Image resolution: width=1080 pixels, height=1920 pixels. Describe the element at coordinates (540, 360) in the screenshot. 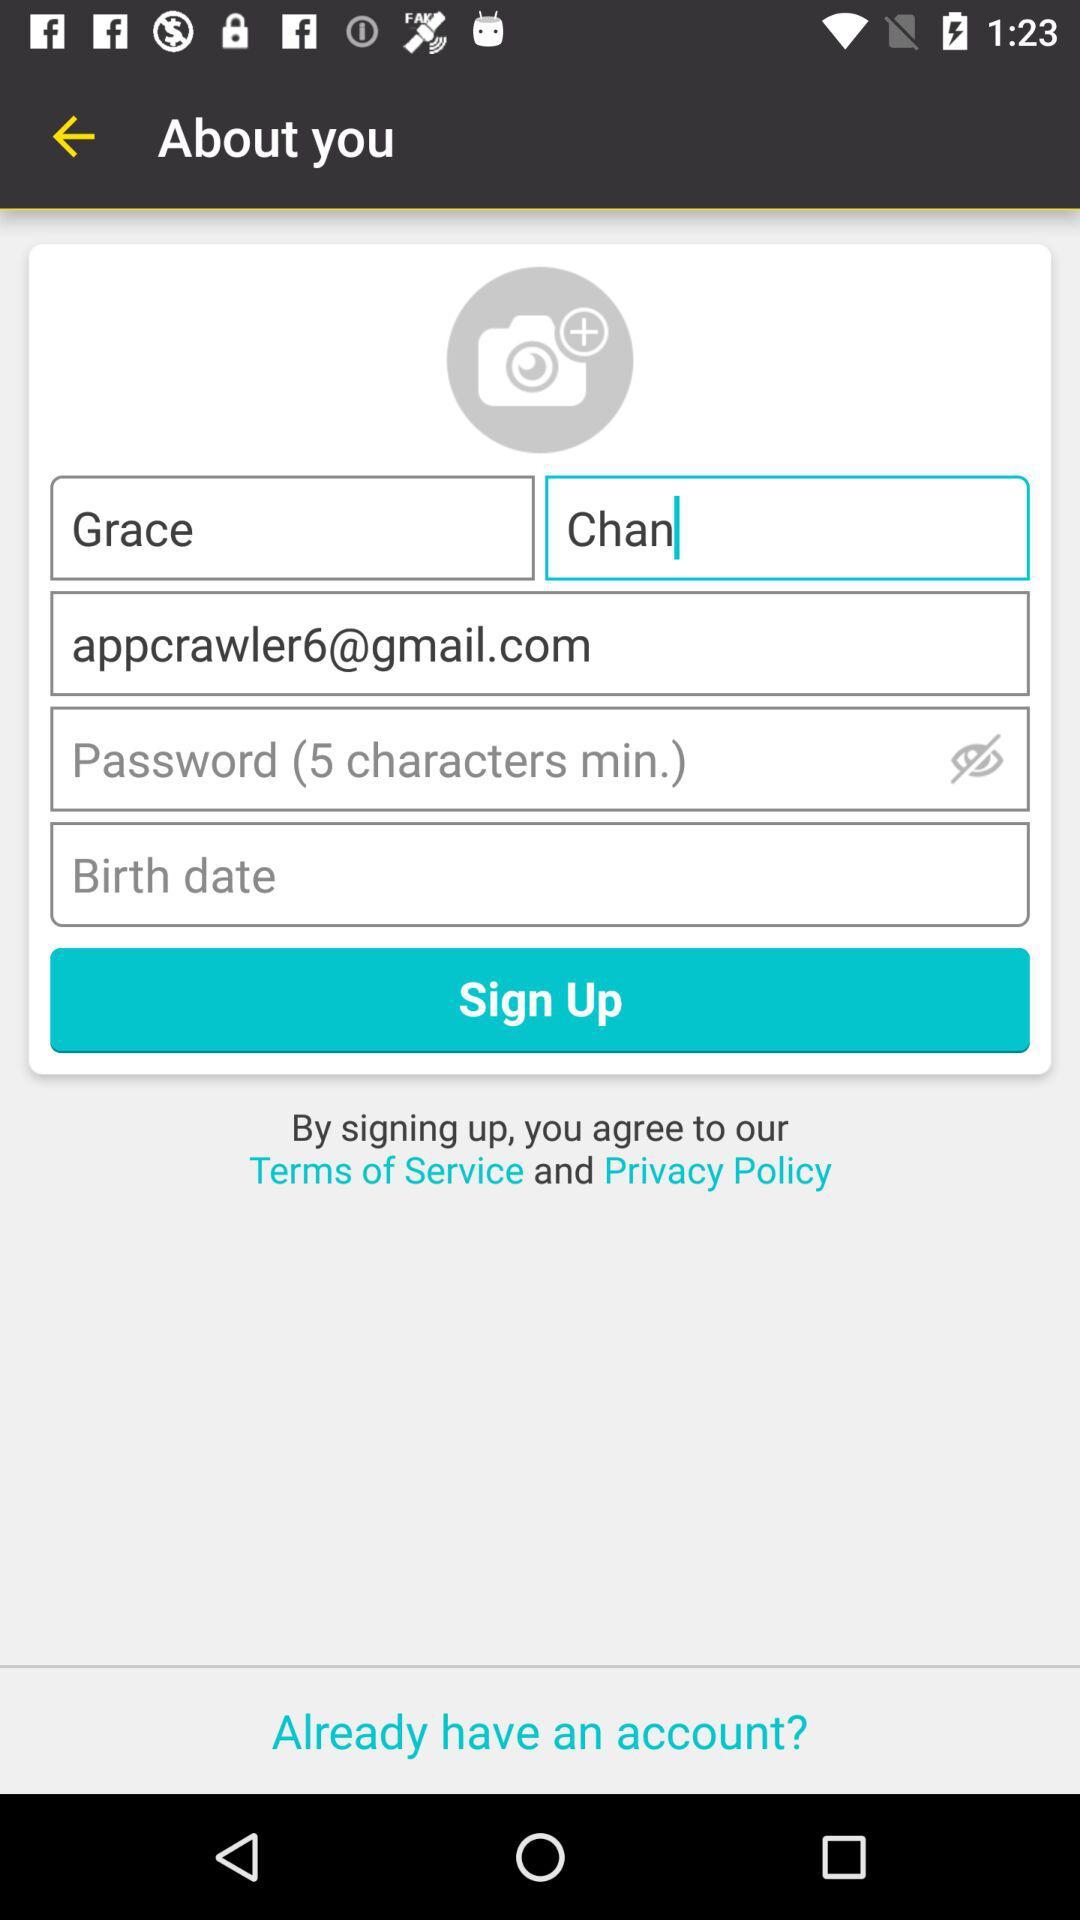

I see `a profile photo` at that location.